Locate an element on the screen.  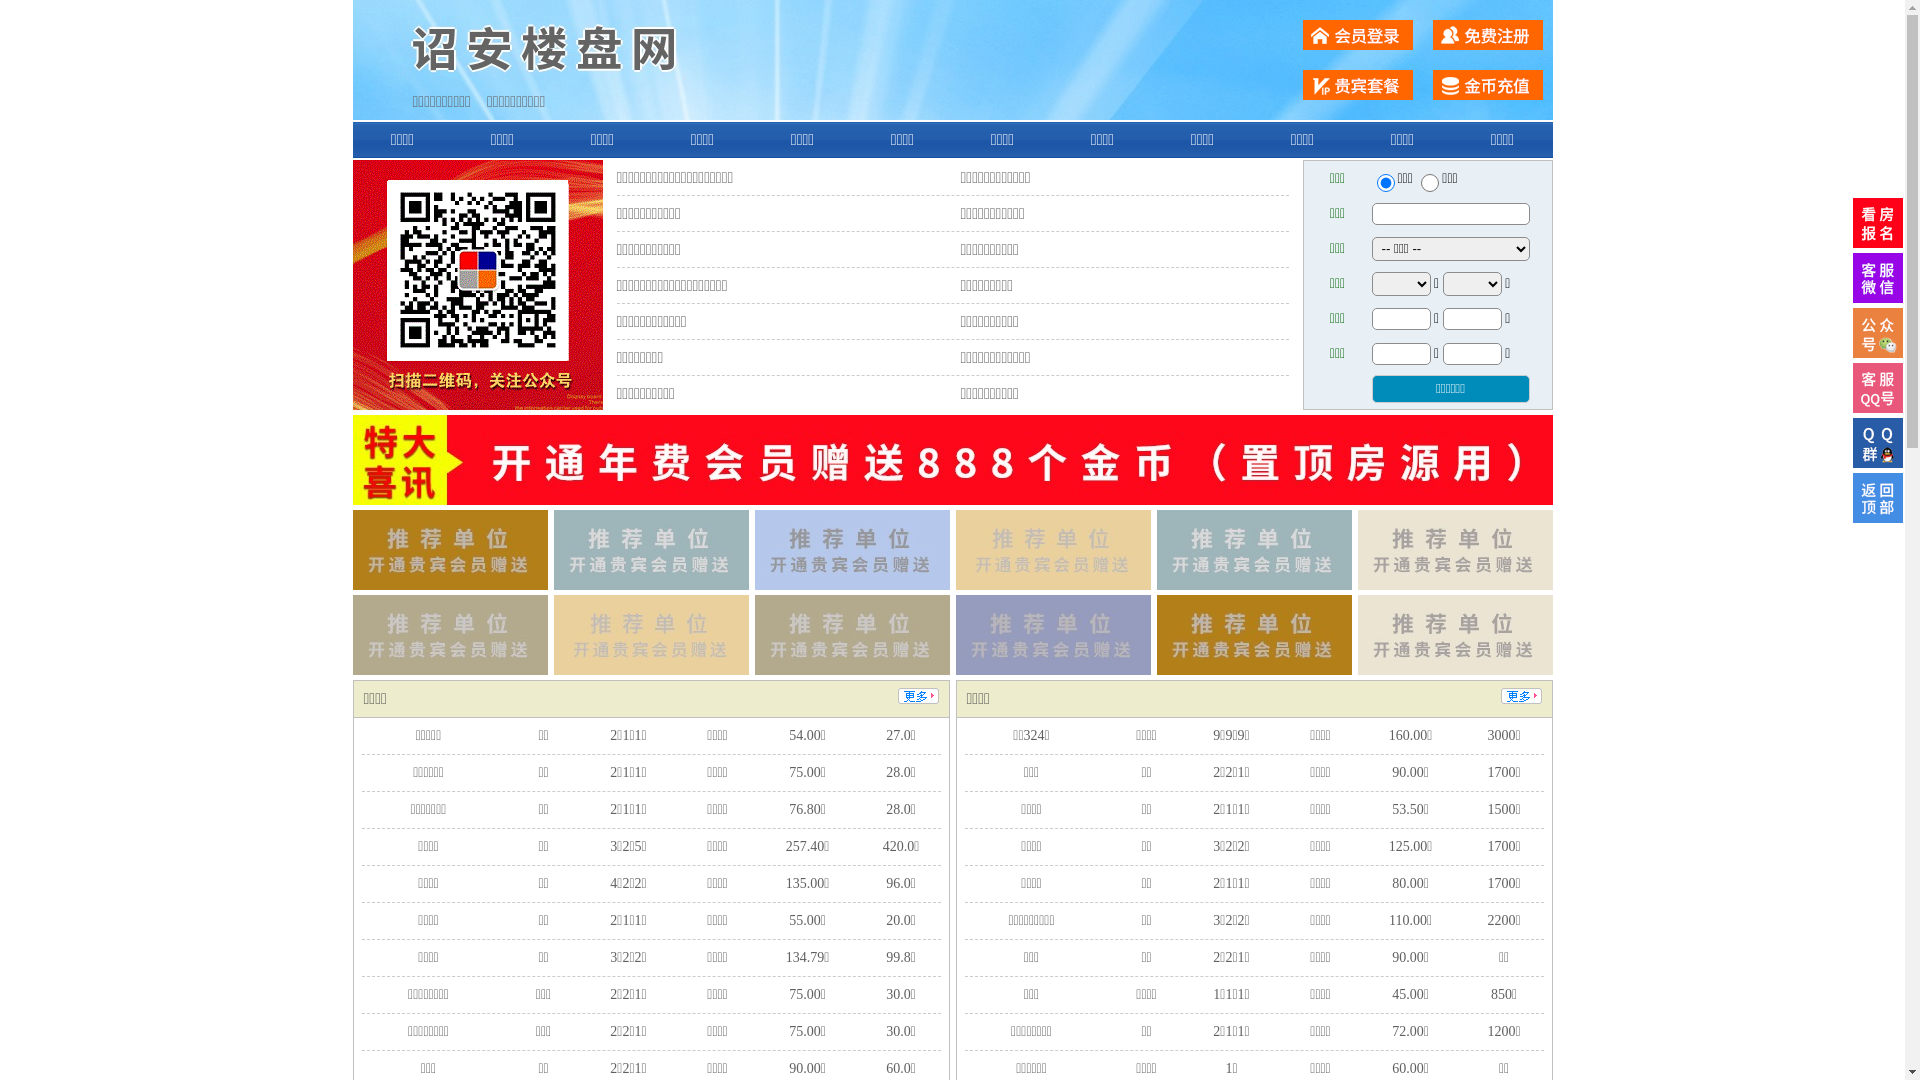
'chuzu' is located at coordinates (1429, 182).